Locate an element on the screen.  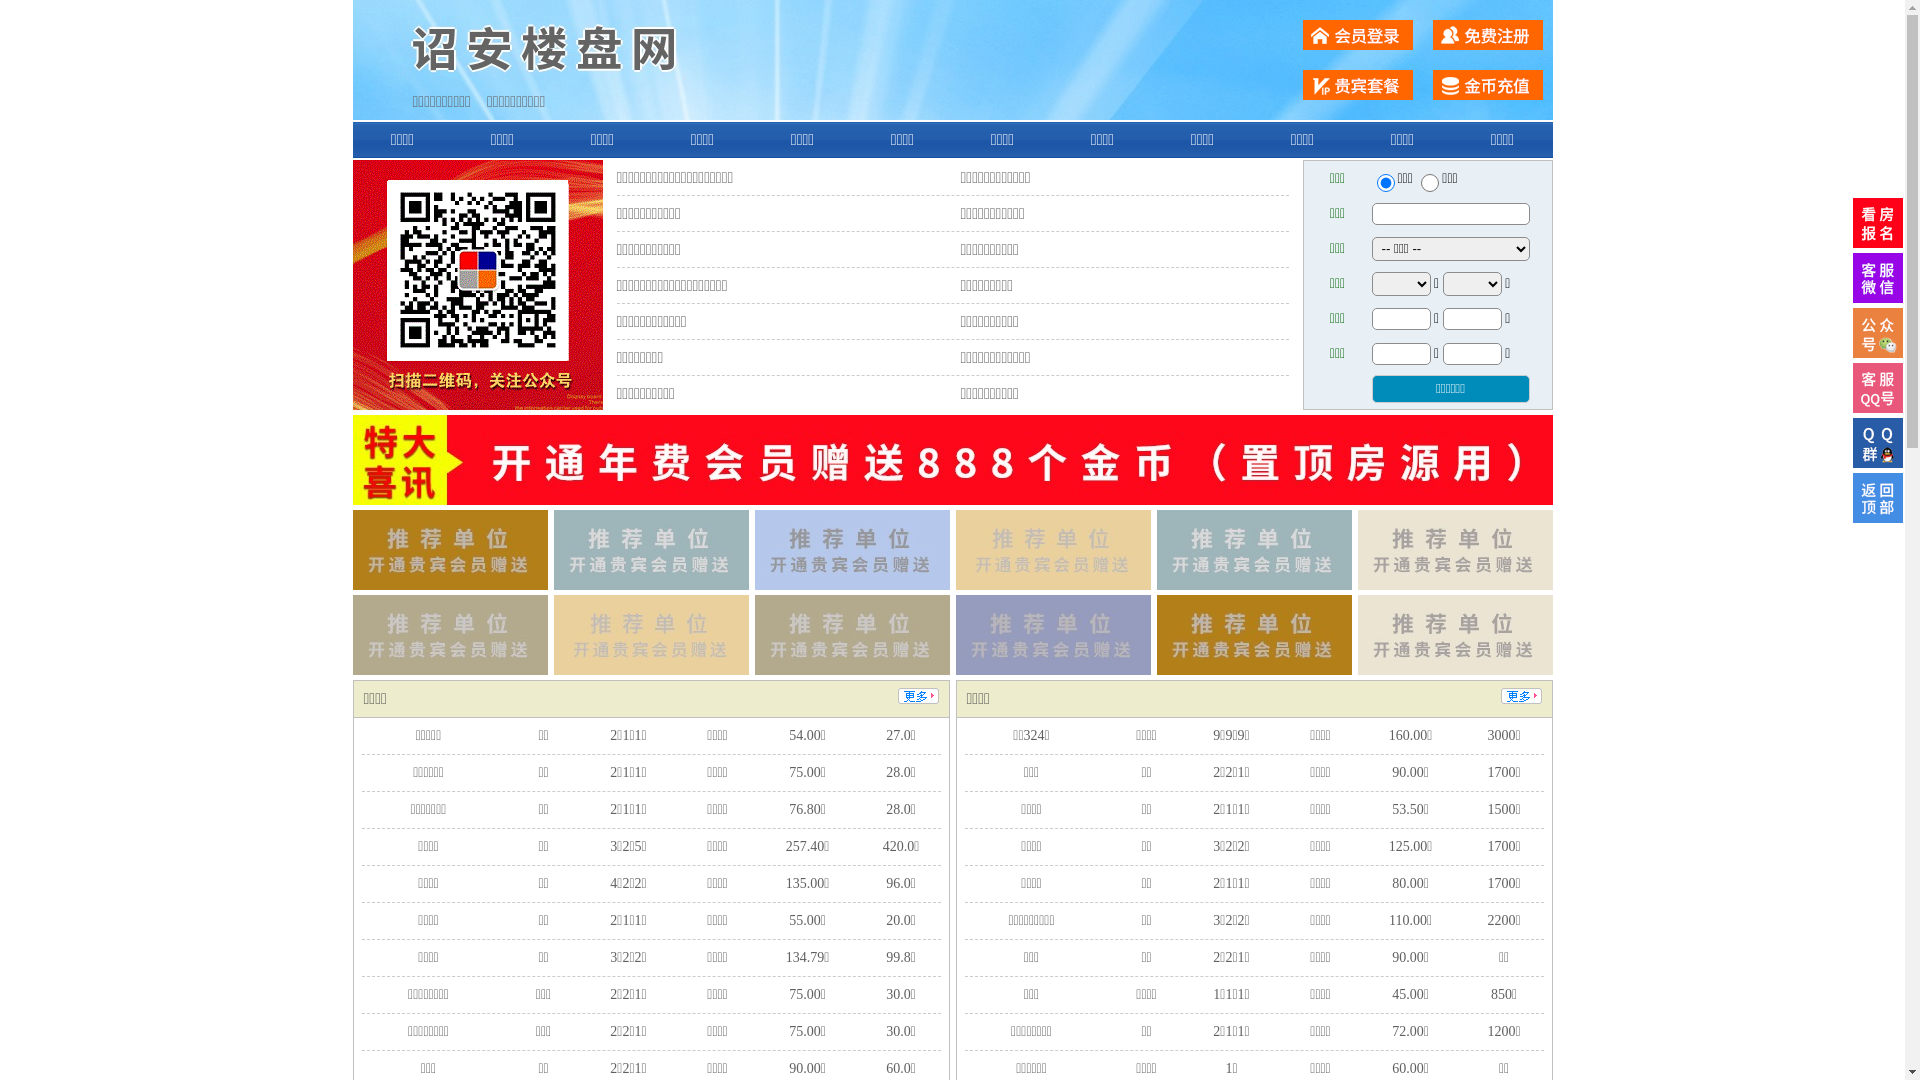
'chuzu' is located at coordinates (1429, 182).